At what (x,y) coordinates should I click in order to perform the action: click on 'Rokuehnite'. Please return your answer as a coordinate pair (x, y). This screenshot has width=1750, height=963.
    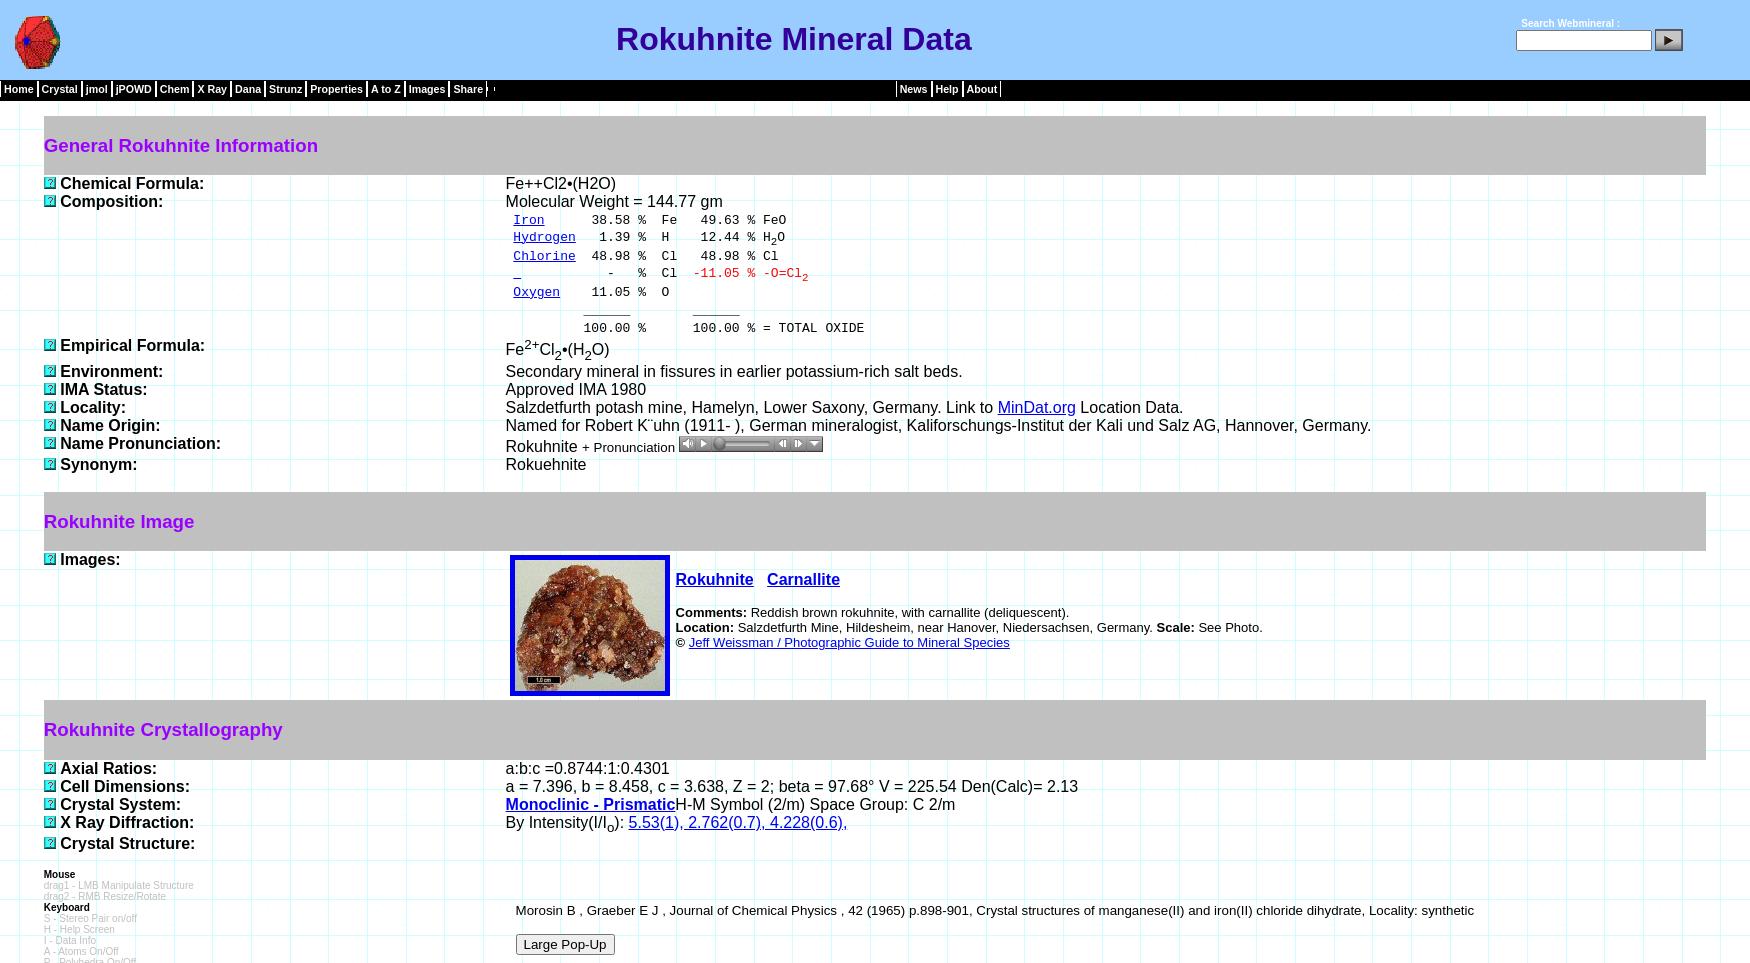
    Looking at the image, I should click on (544, 462).